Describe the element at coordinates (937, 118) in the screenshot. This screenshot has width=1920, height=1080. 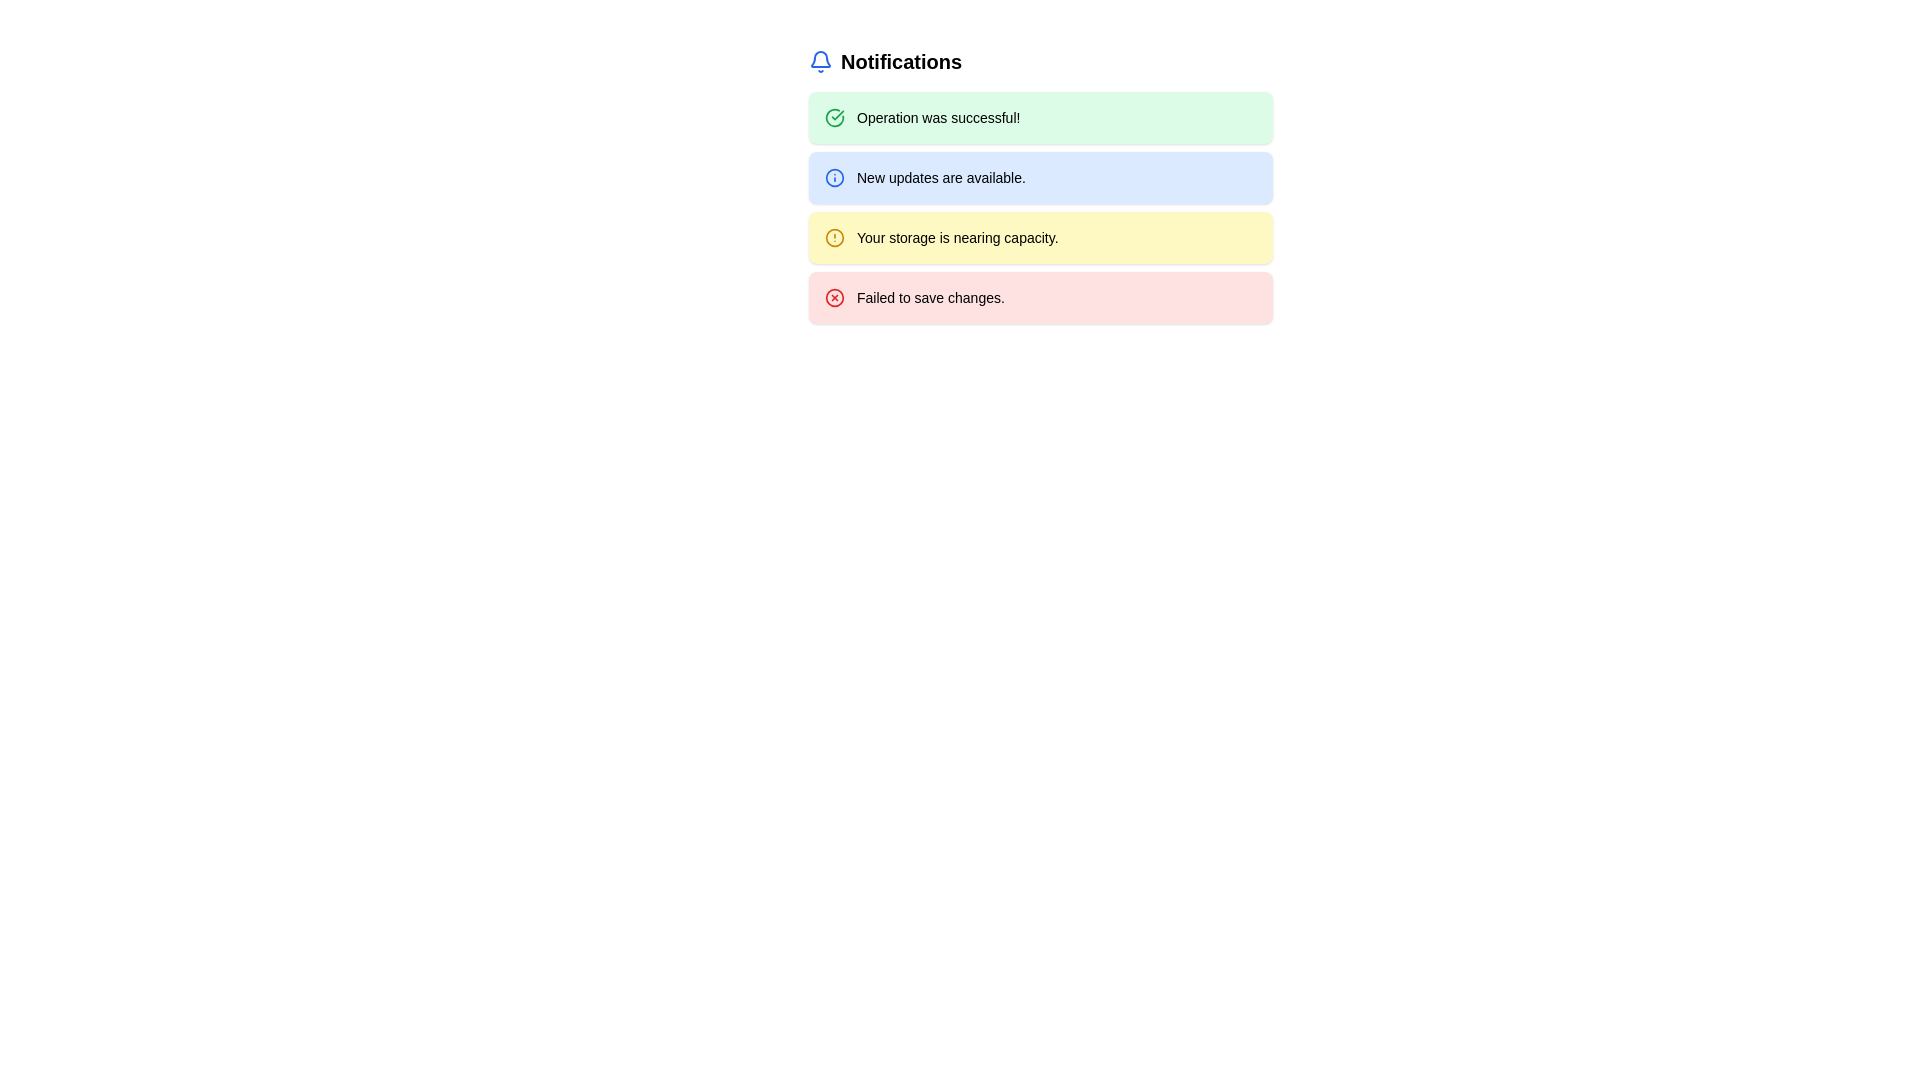
I see `the notification message text label, which is located beside a green circular checkmark icon in the first item of a vertical list on a green background` at that location.